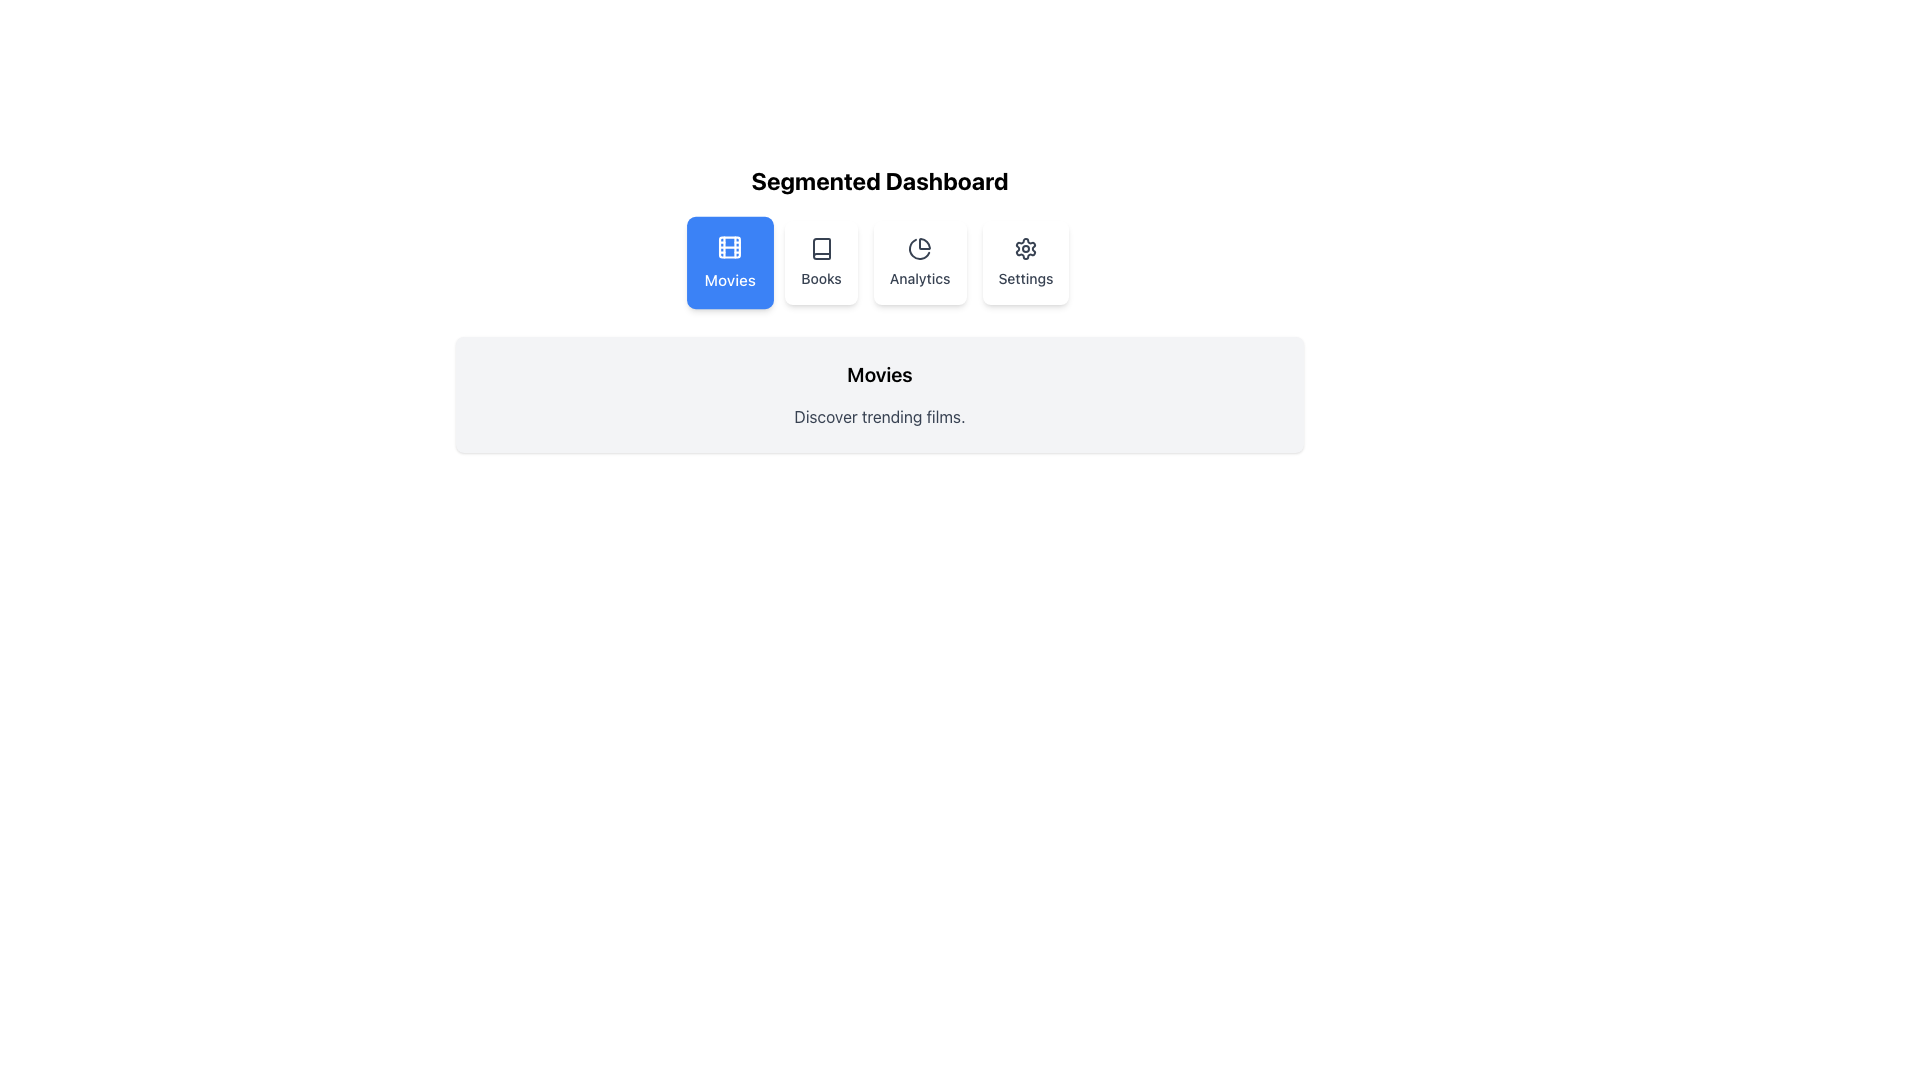  What do you see at coordinates (728, 261) in the screenshot?
I see `the rectangular blue button labeled 'Movies', which has a white film icon above the text` at bounding box center [728, 261].